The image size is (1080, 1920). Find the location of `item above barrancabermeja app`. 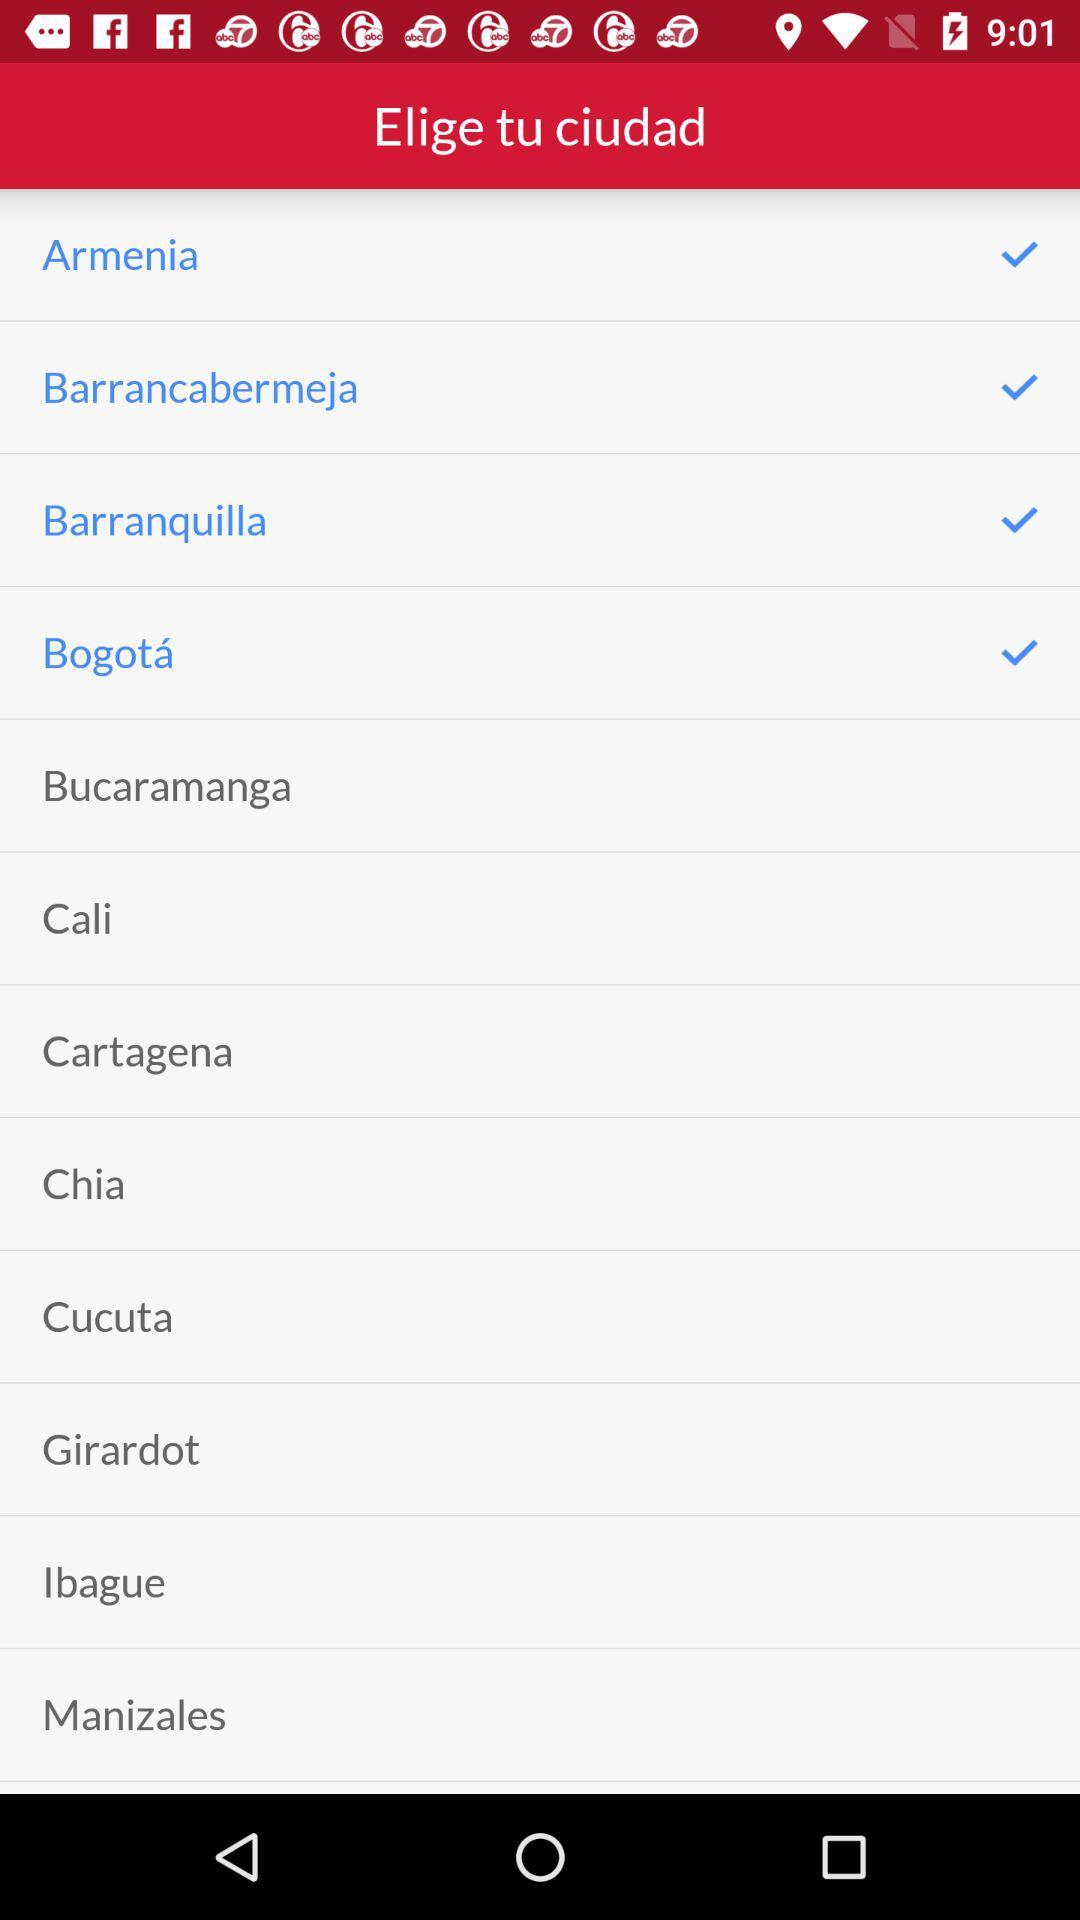

item above barrancabermeja app is located at coordinates (120, 253).